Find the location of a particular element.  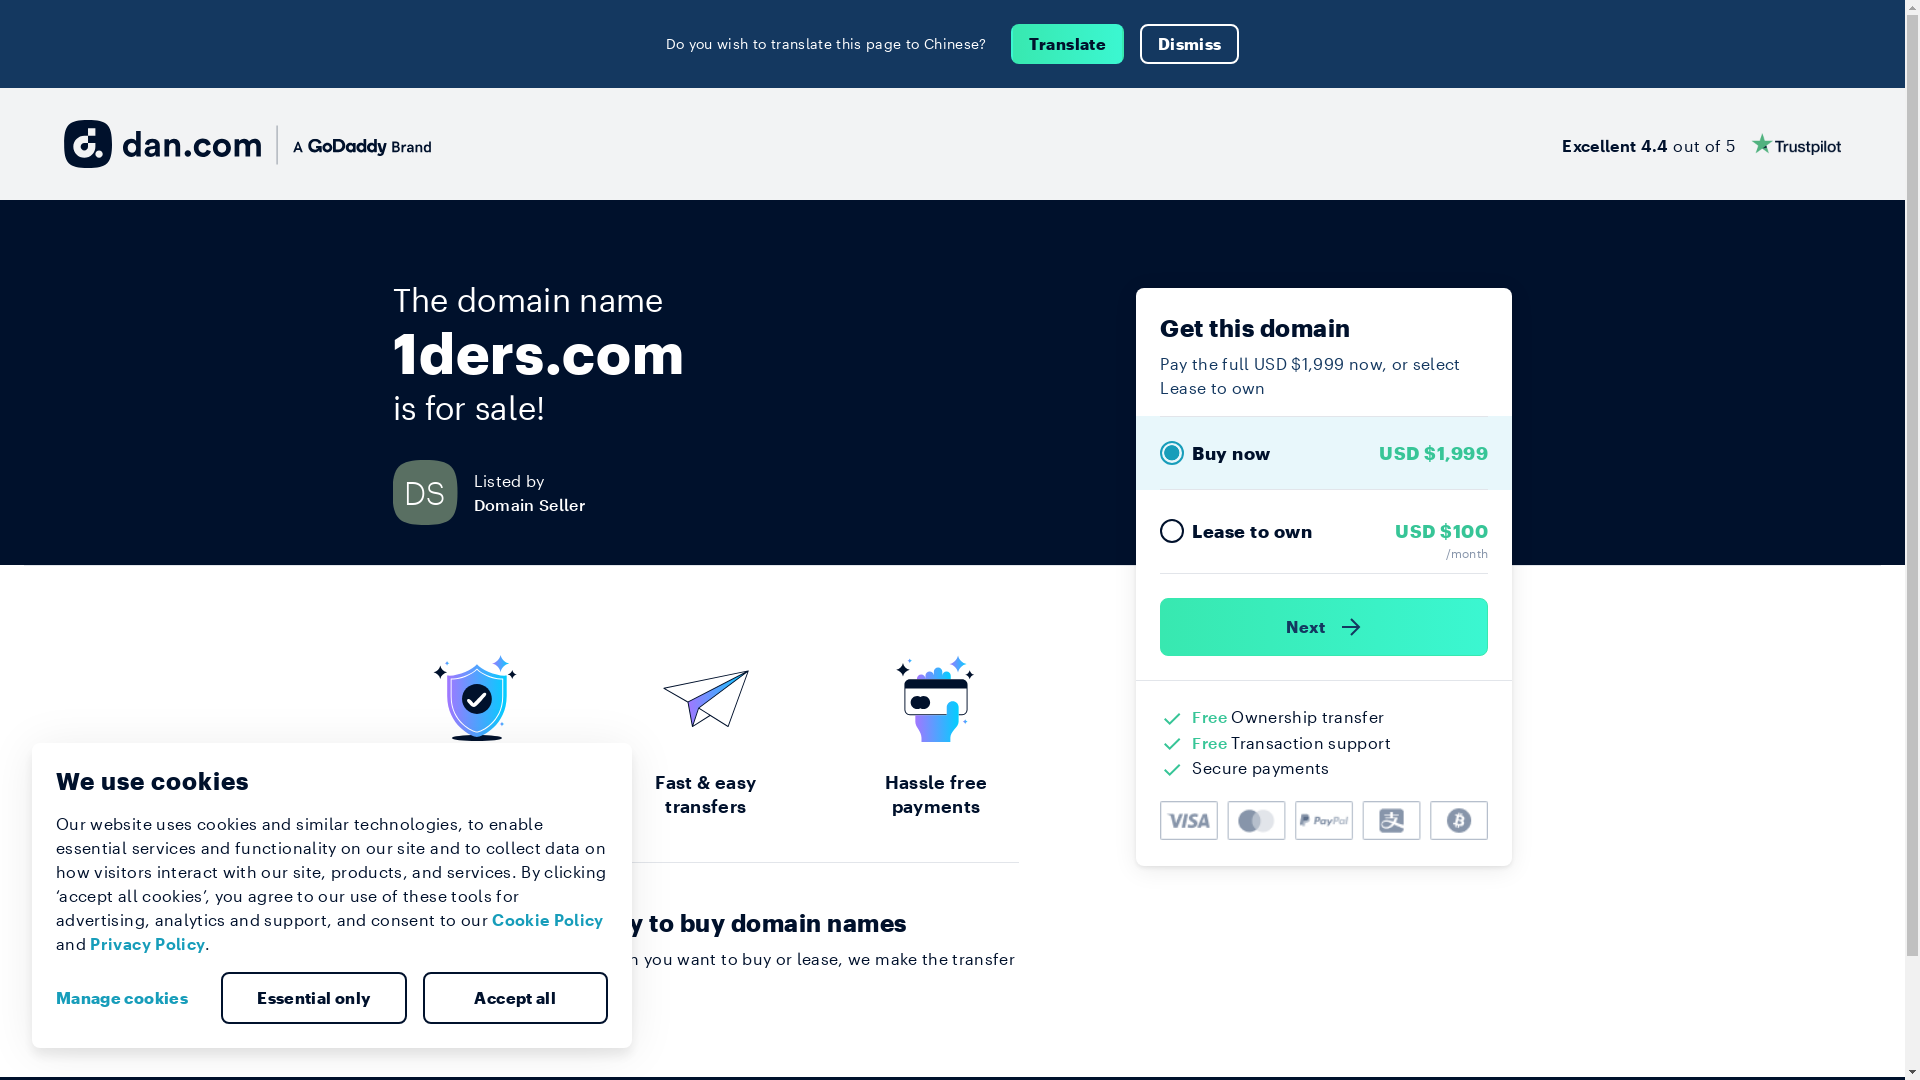

'Next is located at coordinates (1324, 626).